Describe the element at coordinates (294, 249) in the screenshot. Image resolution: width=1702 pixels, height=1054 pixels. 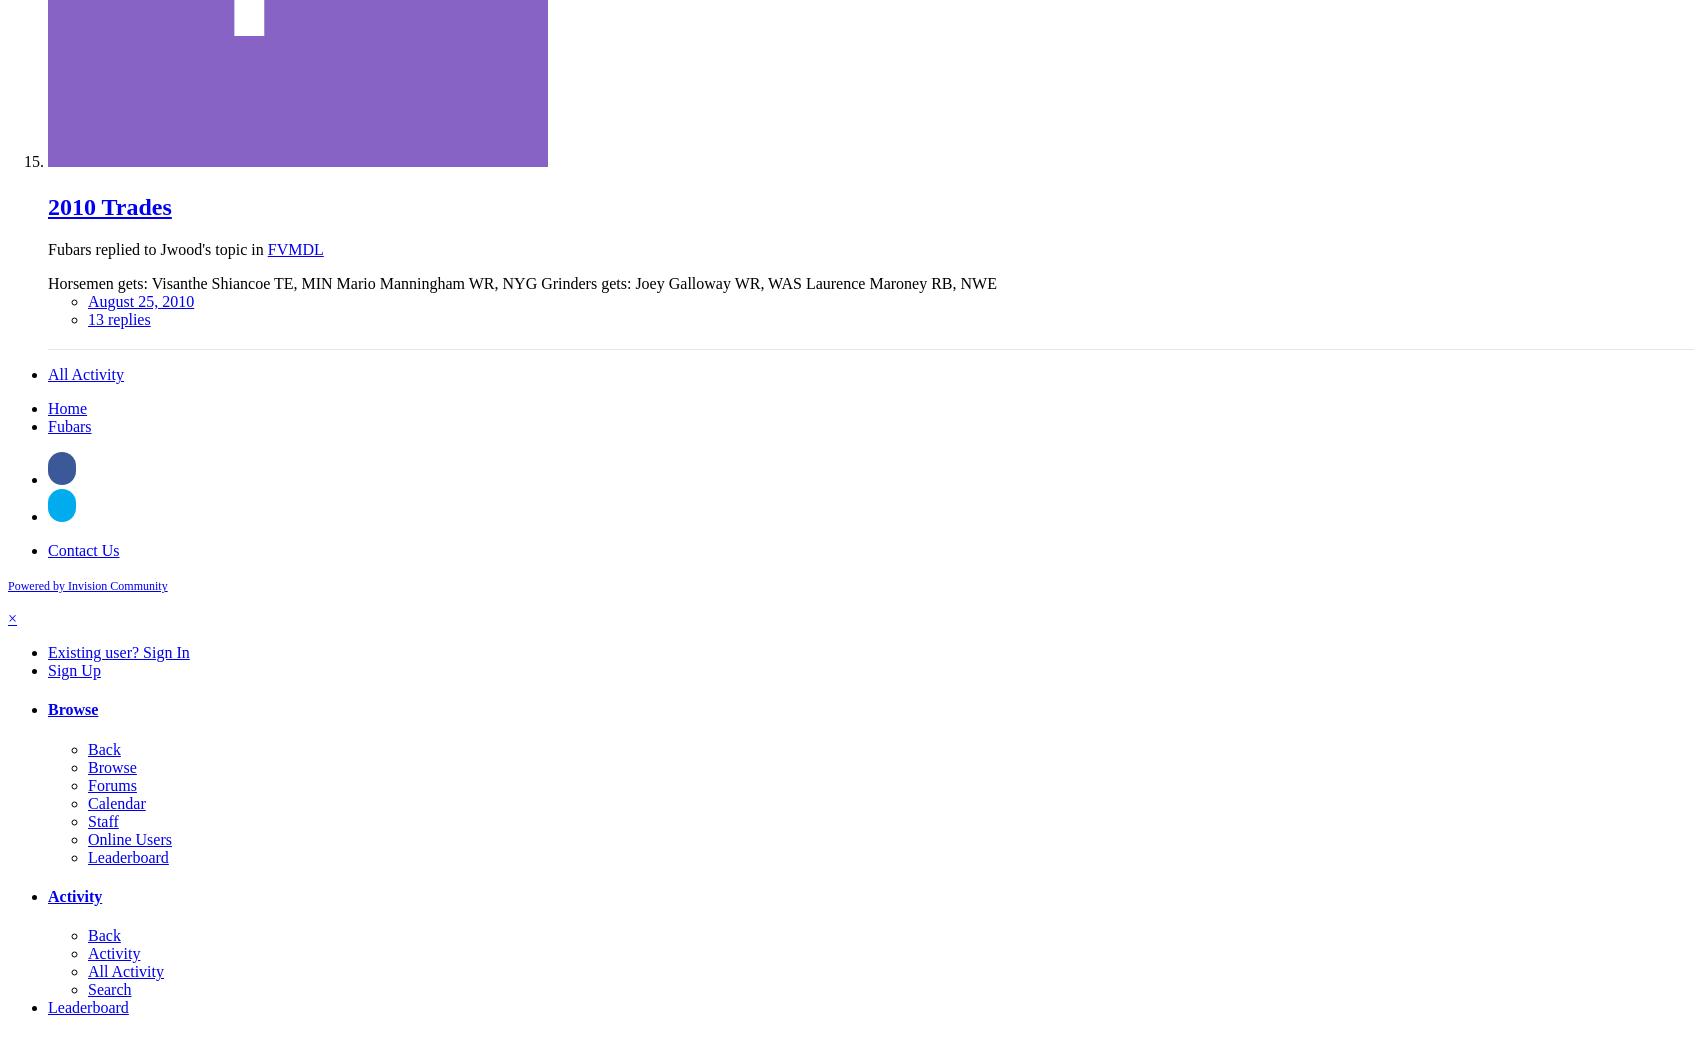
I see `'FVMDL'` at that location.